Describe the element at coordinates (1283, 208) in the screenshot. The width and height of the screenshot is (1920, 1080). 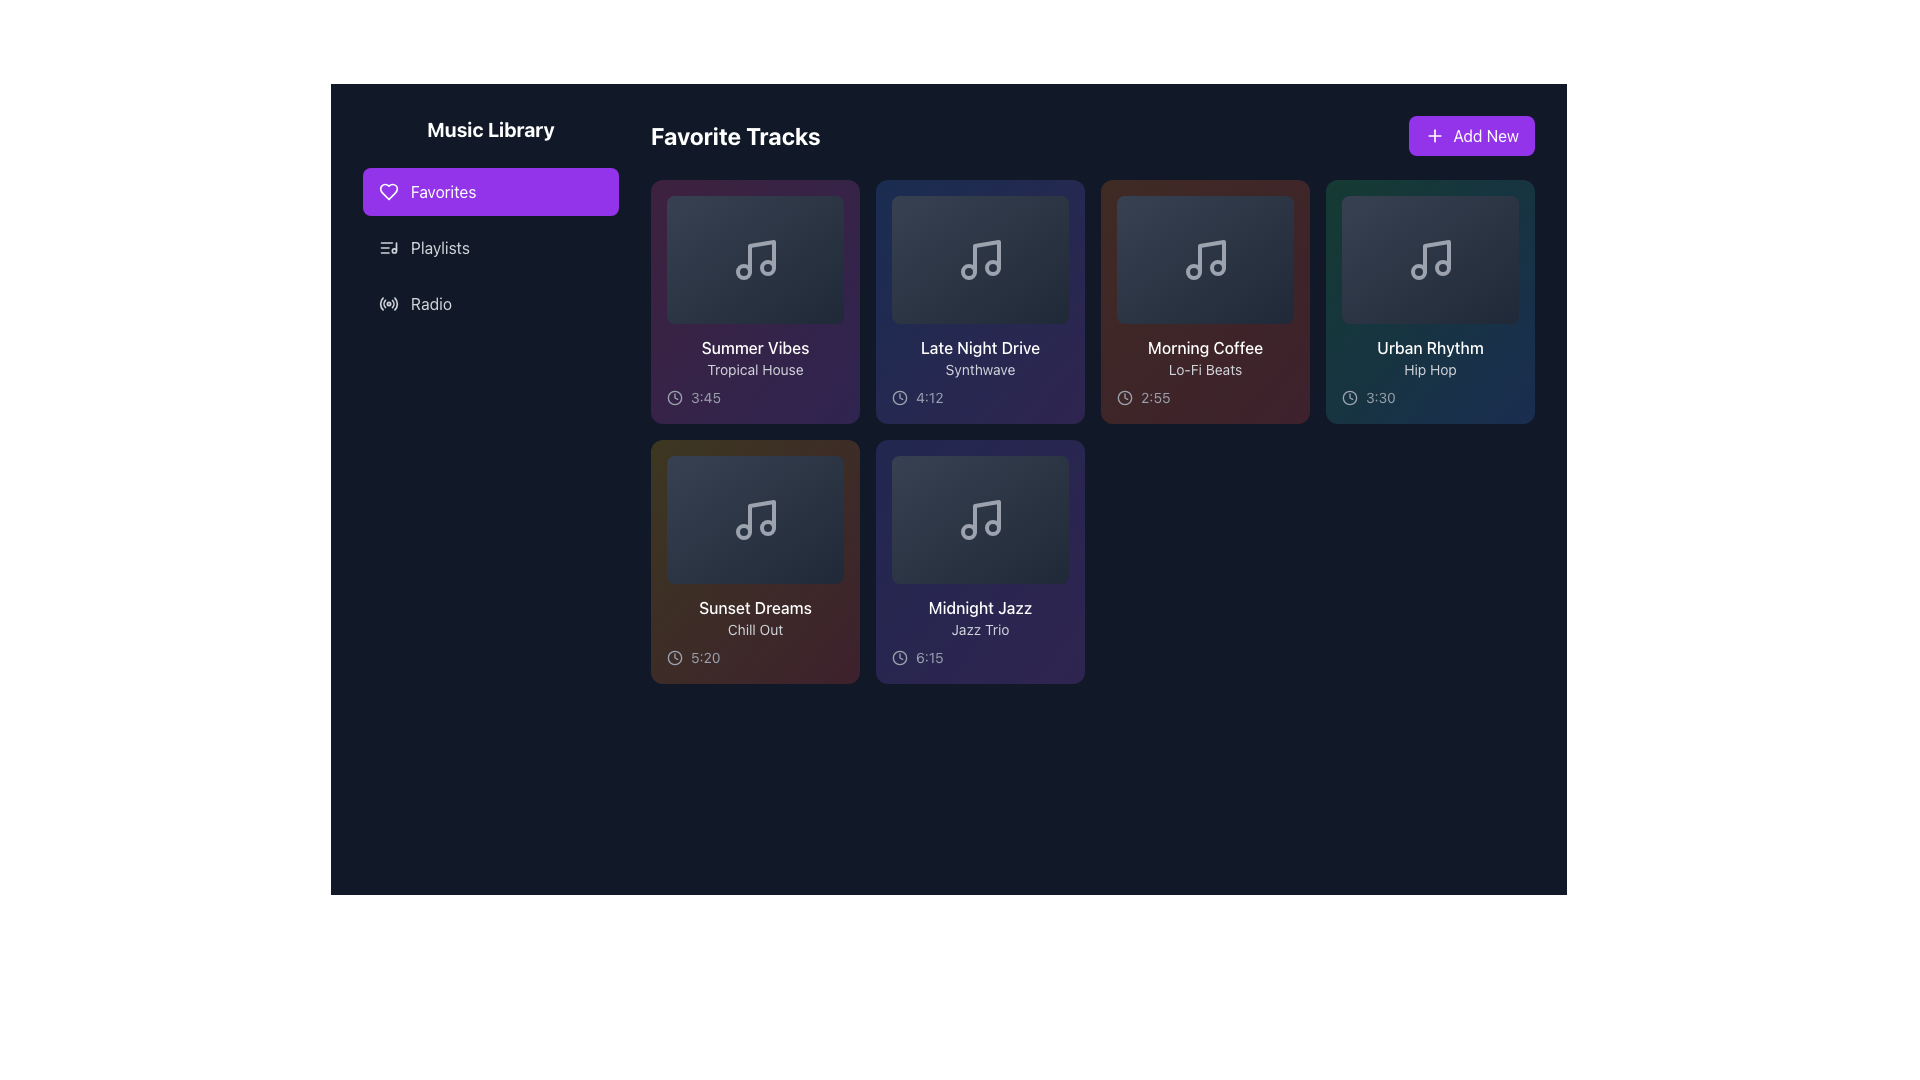
I see `the triangular play button located within the circular button adjacent to the top-right corner of the 'Morning Coffee' music track card` at that location.